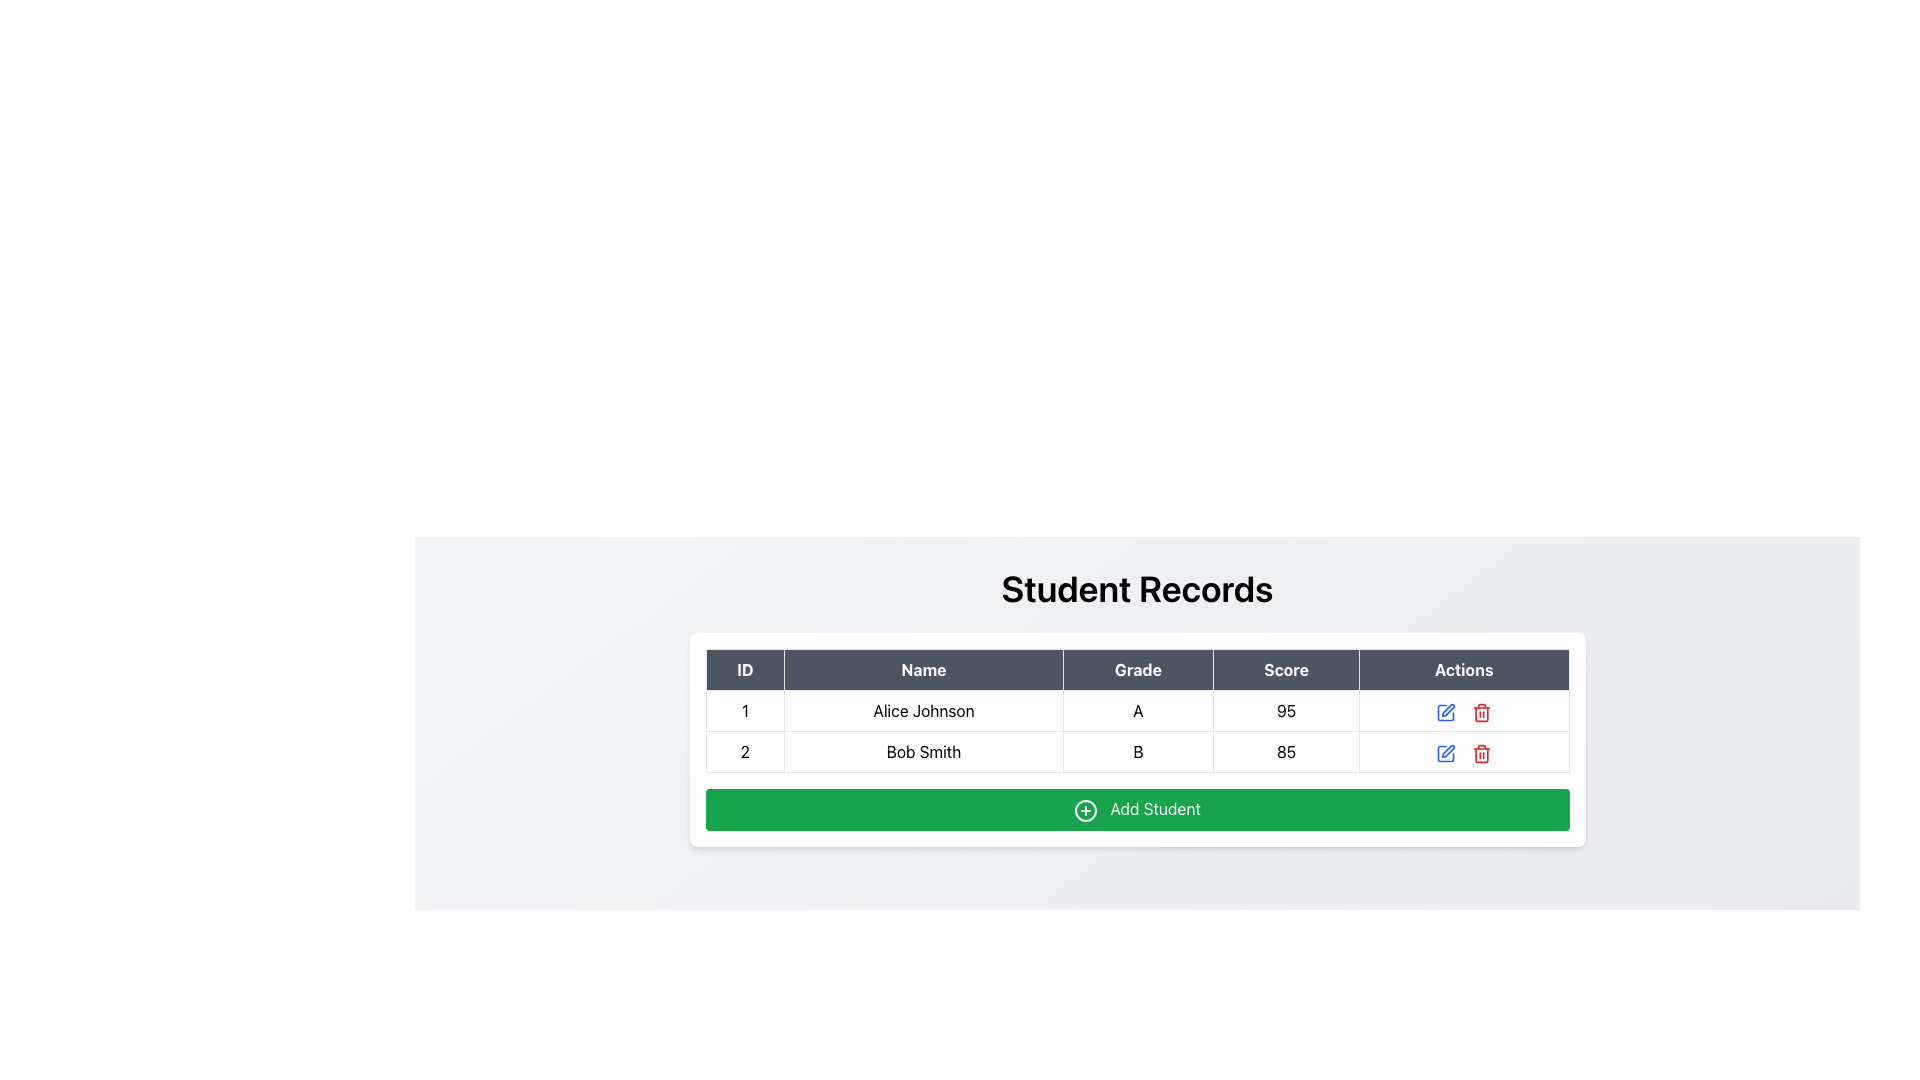 The width and height of the screenshot is (1920, 1080). Describe the element at coordinates (1446, 711) in the screenshot. I see `the edit icon button for the first entry in the 'Student Records' table corresponding to Alice Johnson` at that location.